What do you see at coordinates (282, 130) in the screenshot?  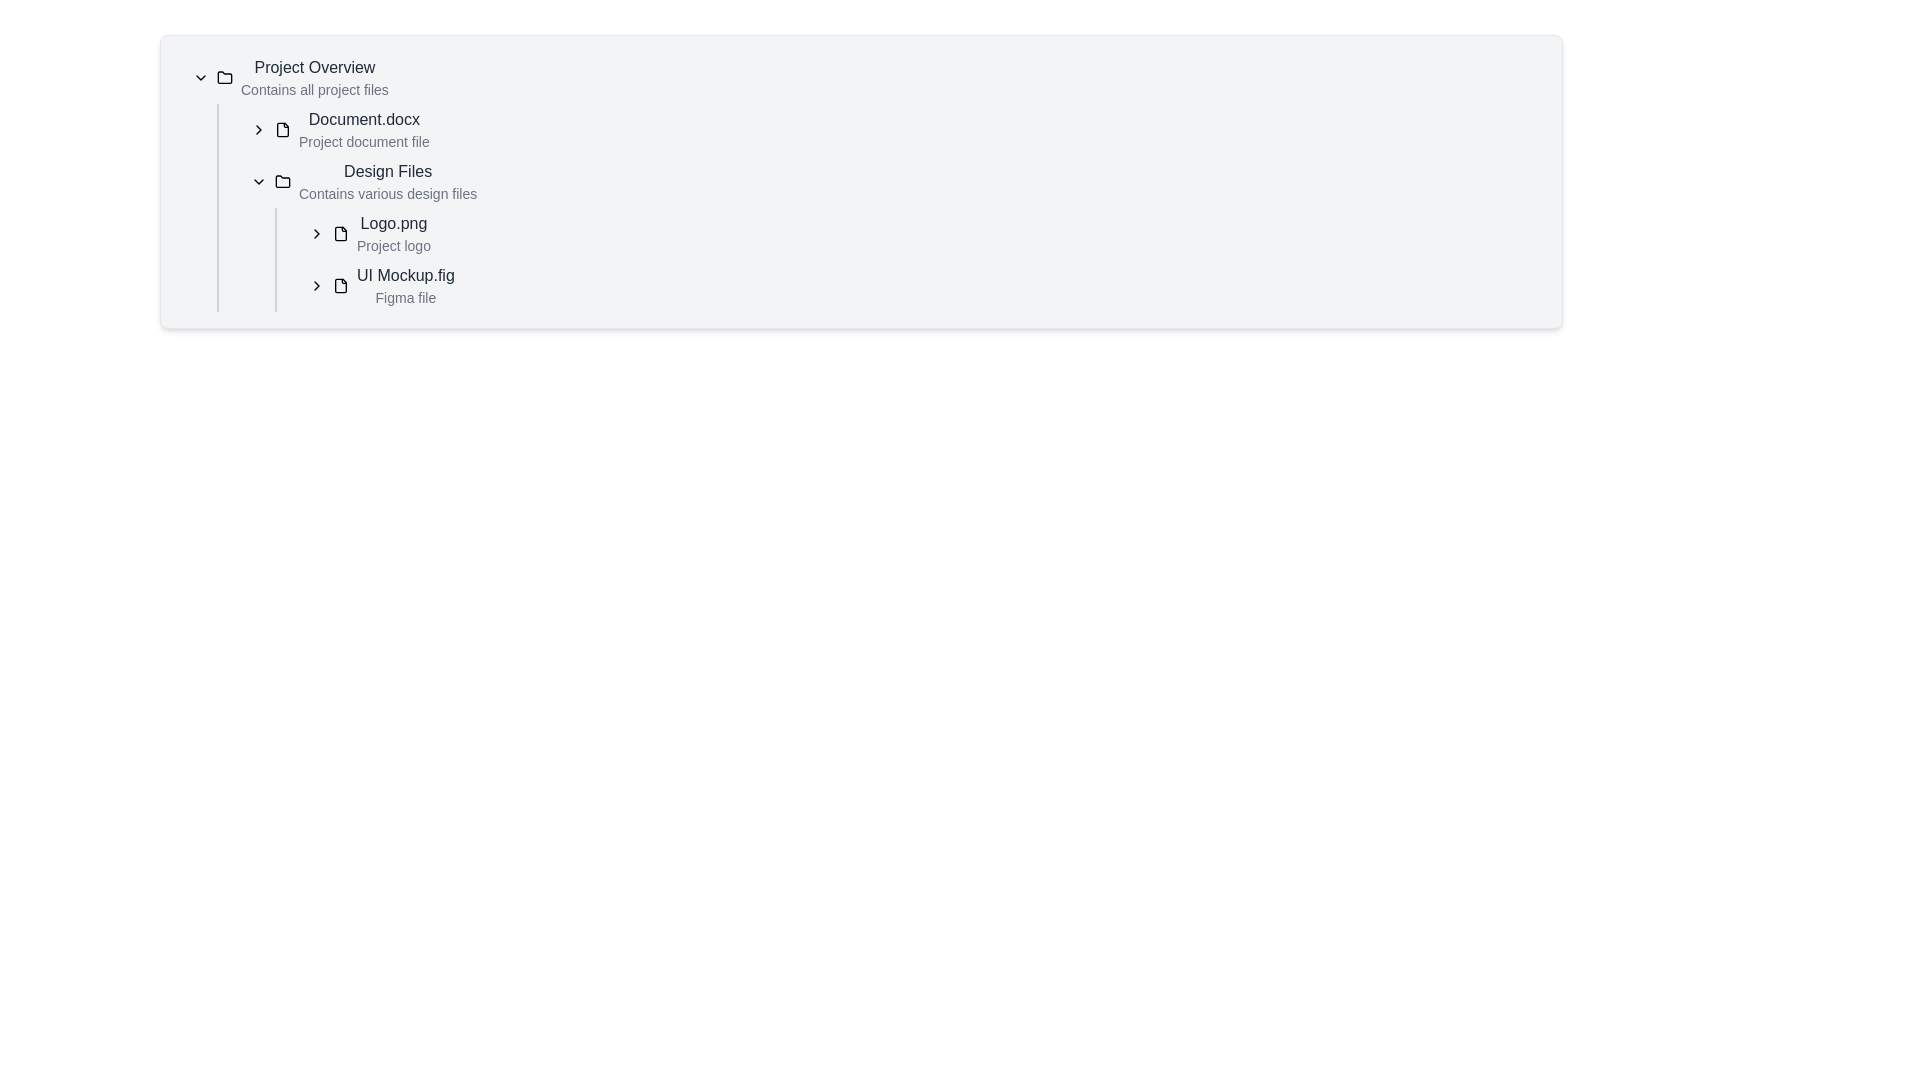 I see `the file icon representing 'Document.docx' in the project file hierarchy` at bounding box center [282, 130].